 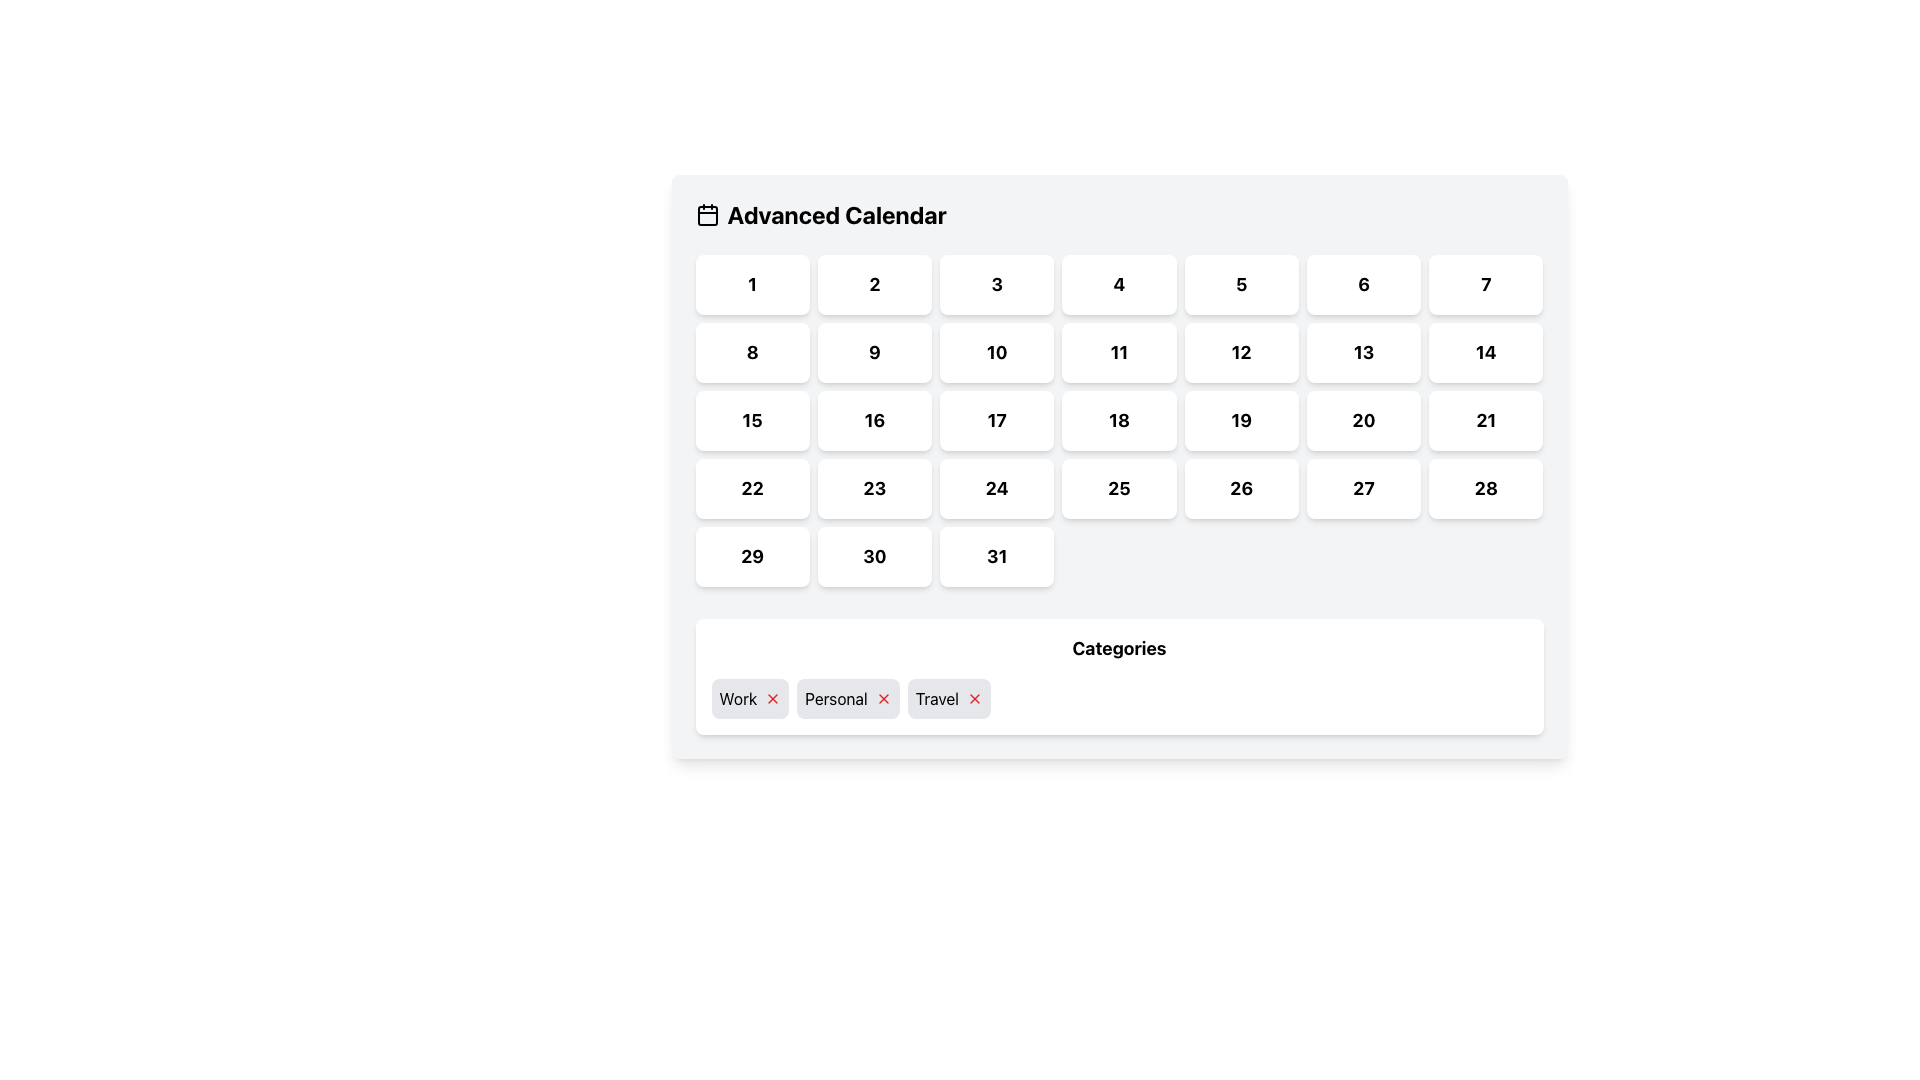 What do you see at coordinates (1240, 419) in the screenshot?
I see `the white rounded rectangle button displaying the bold number '19'` at bounding box center [1240, 419].